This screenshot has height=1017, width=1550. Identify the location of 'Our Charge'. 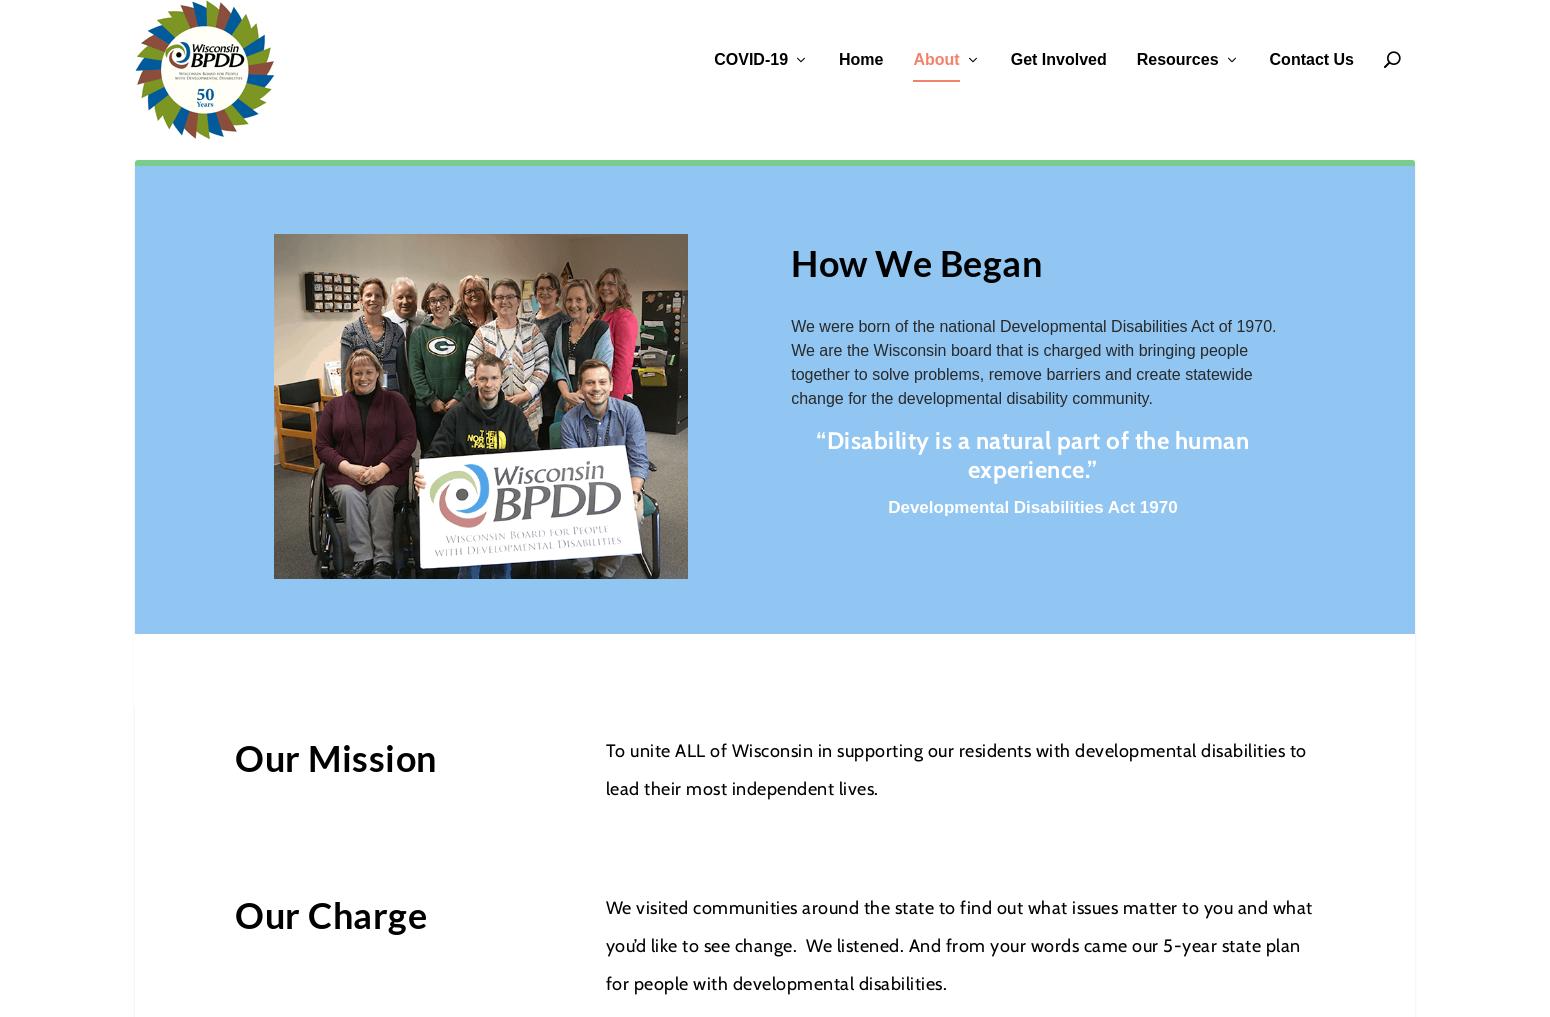
(329, 912).